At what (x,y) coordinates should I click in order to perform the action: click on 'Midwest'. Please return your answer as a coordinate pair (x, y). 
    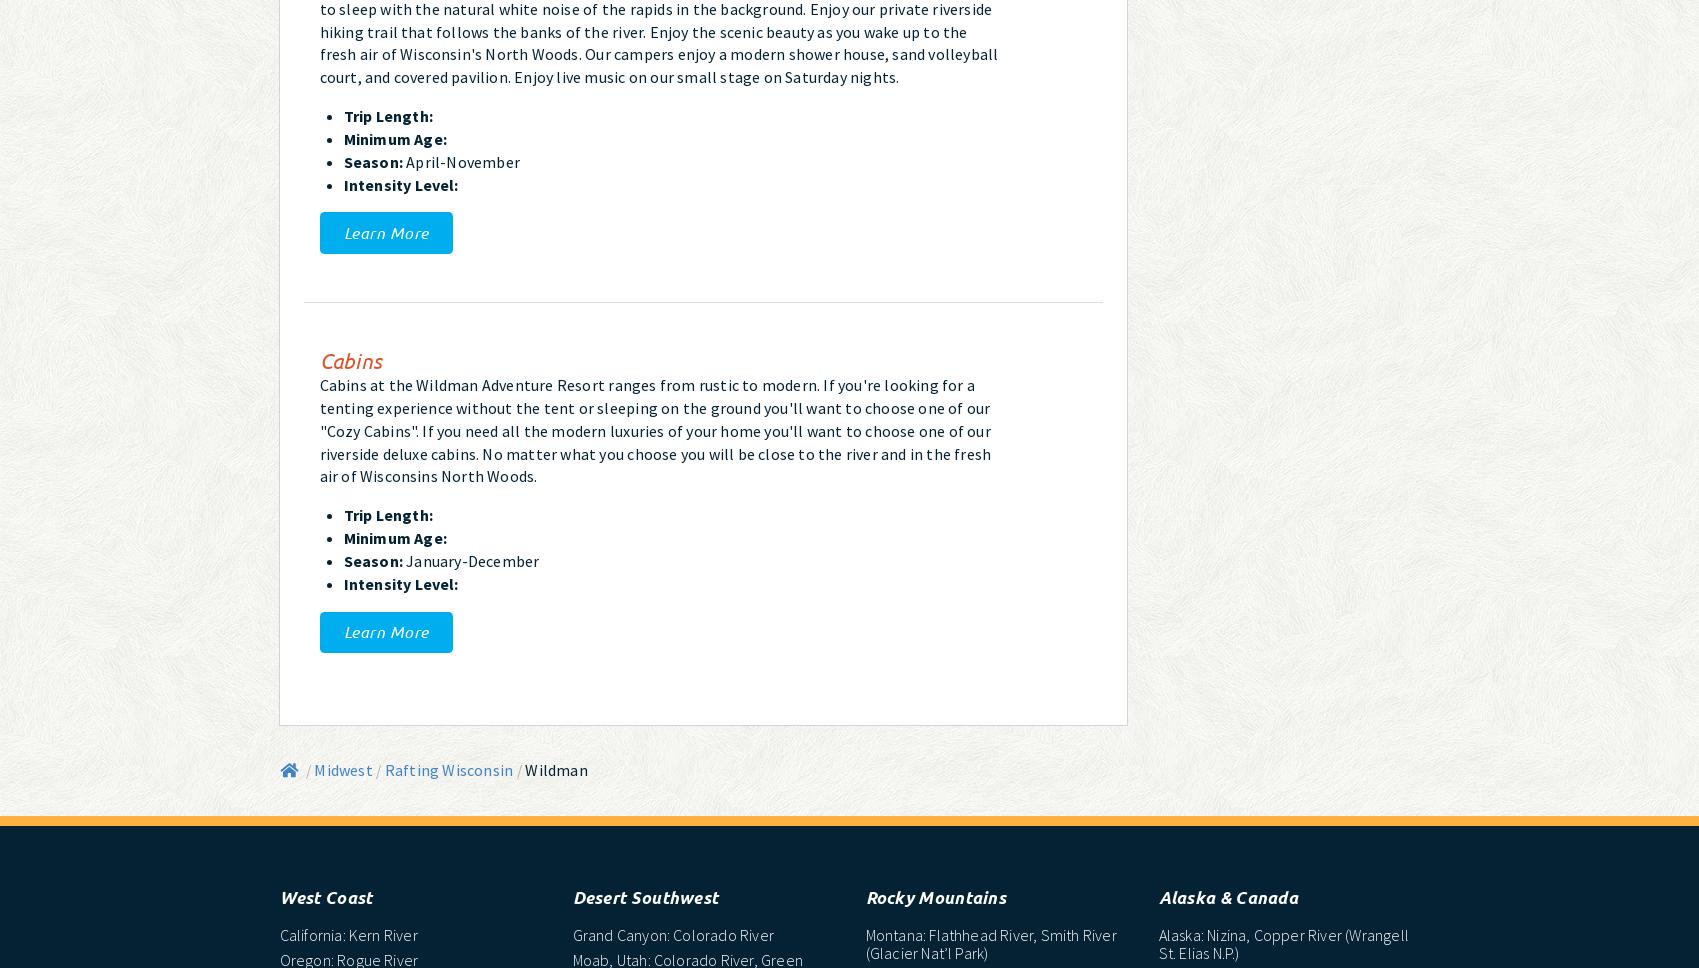
    Looking at the image, I should click on (342, 769).